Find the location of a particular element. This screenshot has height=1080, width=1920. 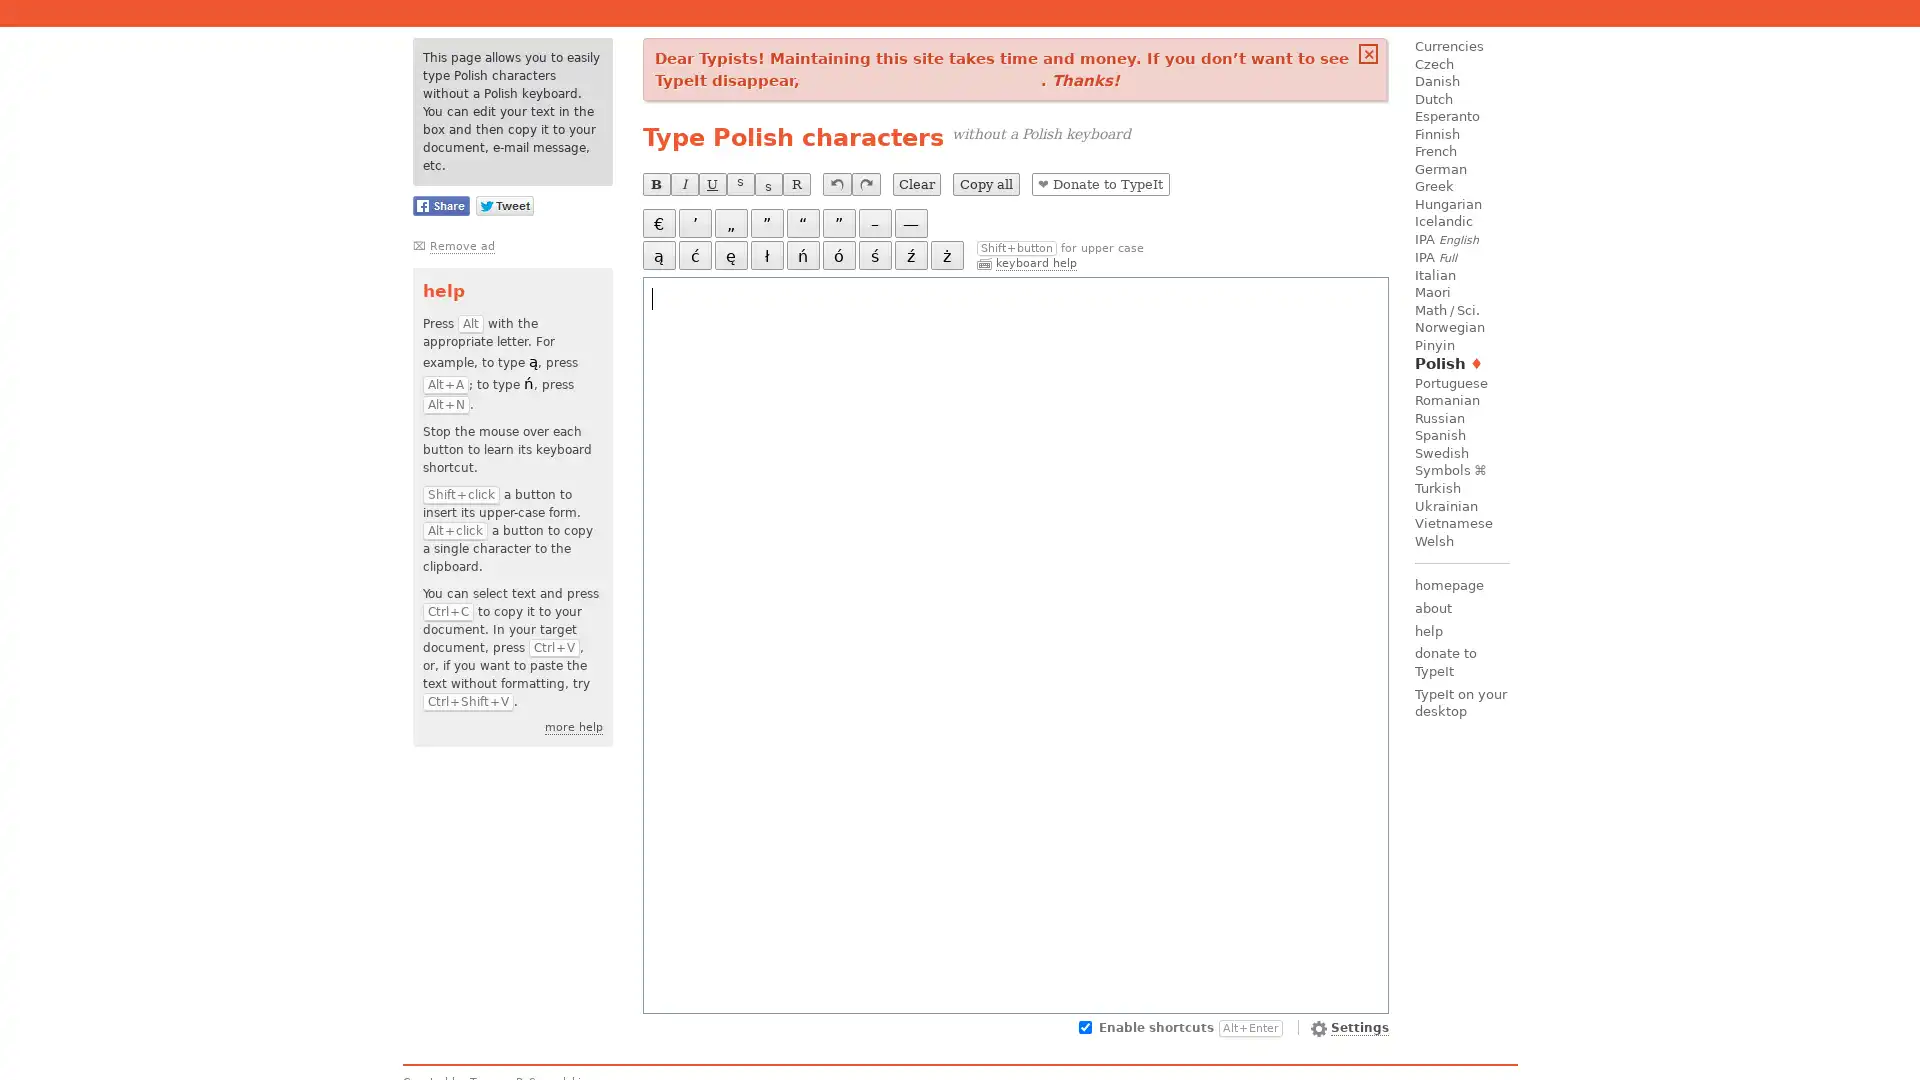

Copy all is located at coordinates (985, 184).